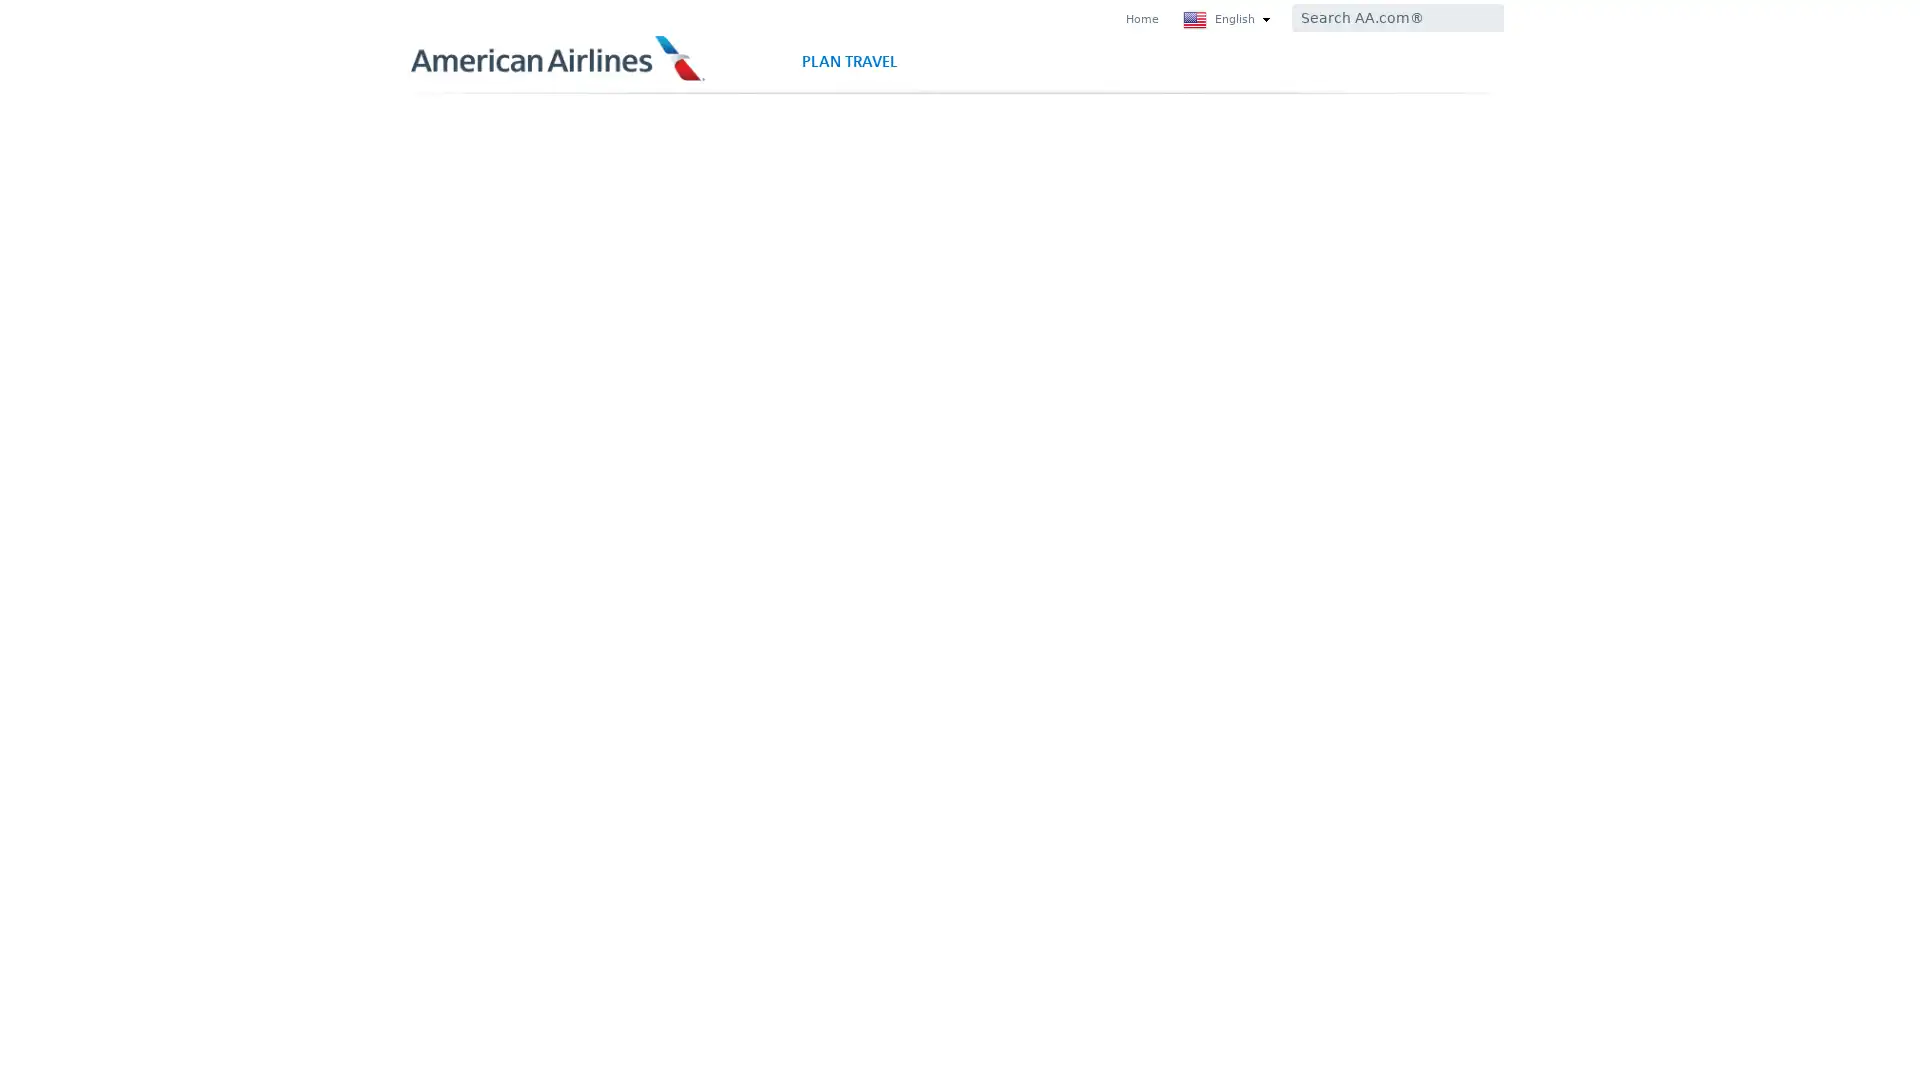  I want to click on Opens password pop-up, so click(677, 422).